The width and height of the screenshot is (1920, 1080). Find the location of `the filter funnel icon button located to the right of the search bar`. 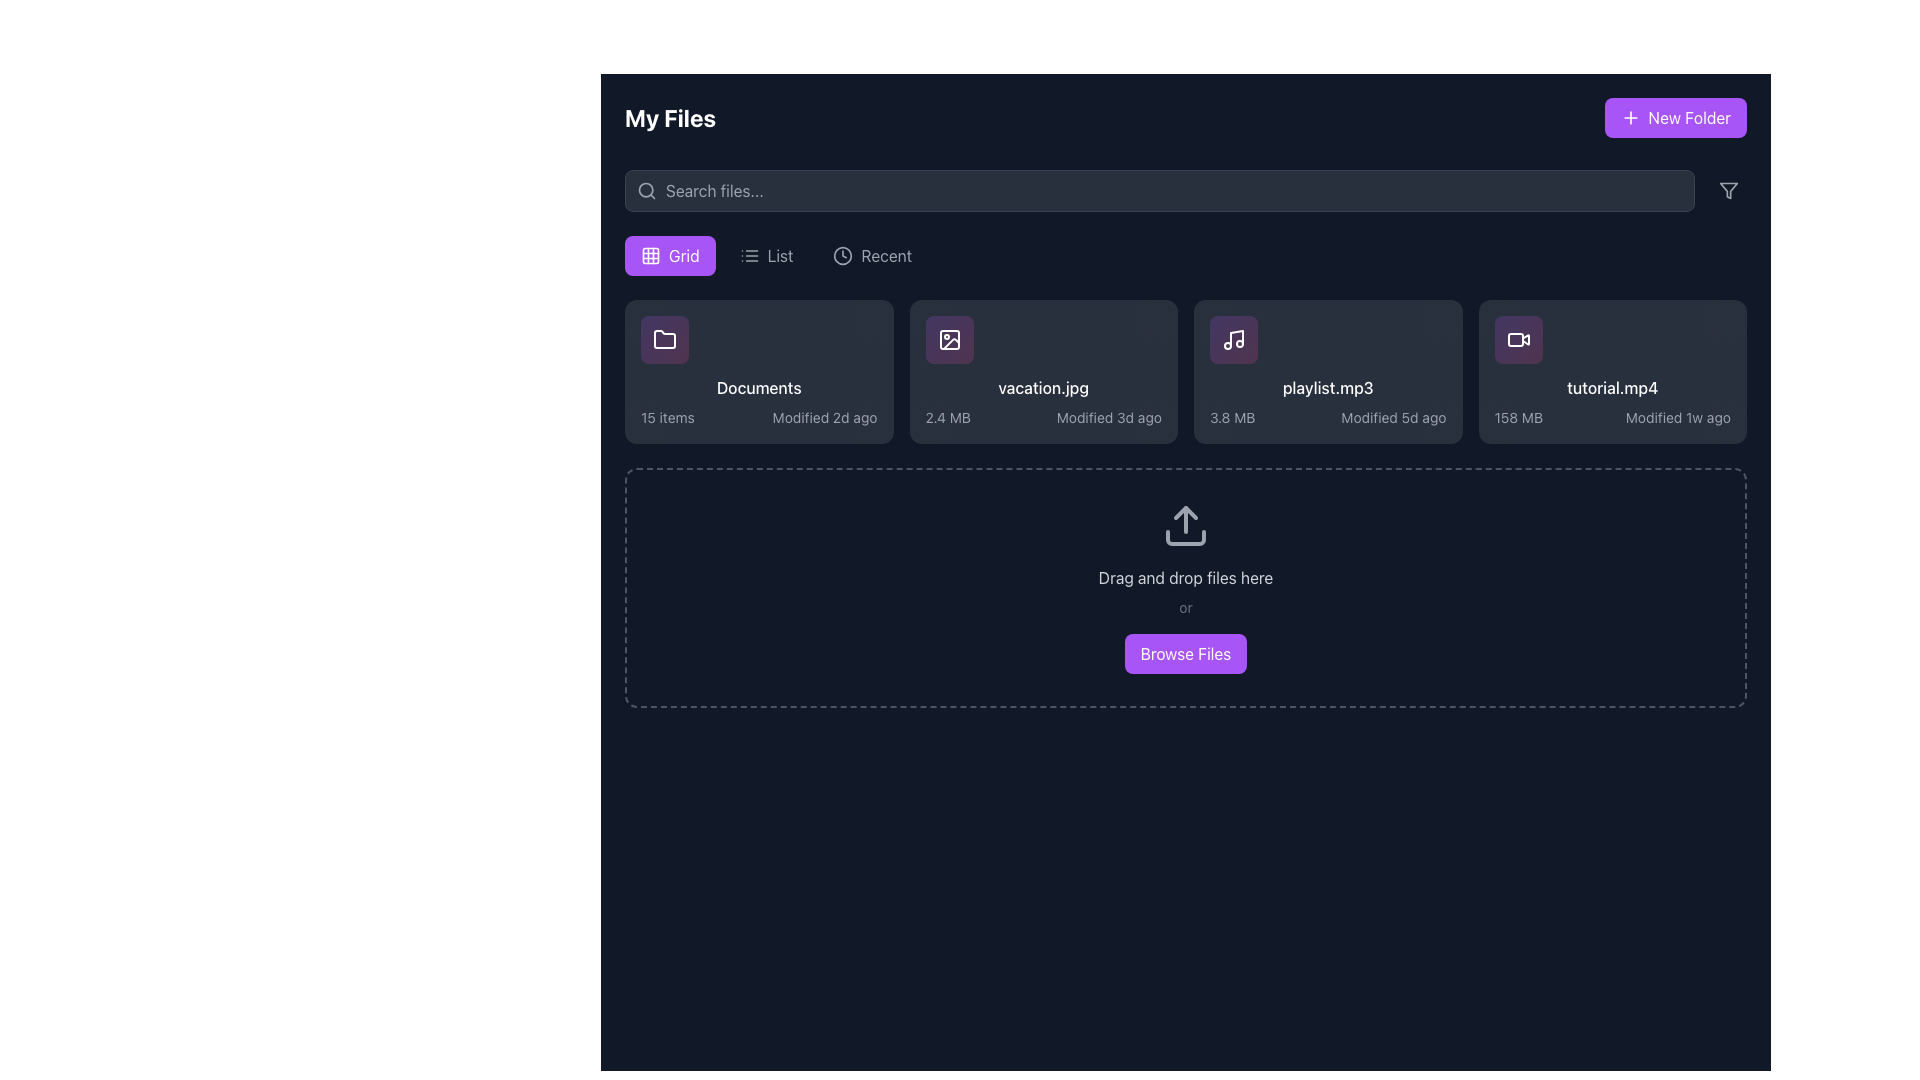

the filter funnel icon button located to the right of the search bar is located at coordinates (1727, 191).